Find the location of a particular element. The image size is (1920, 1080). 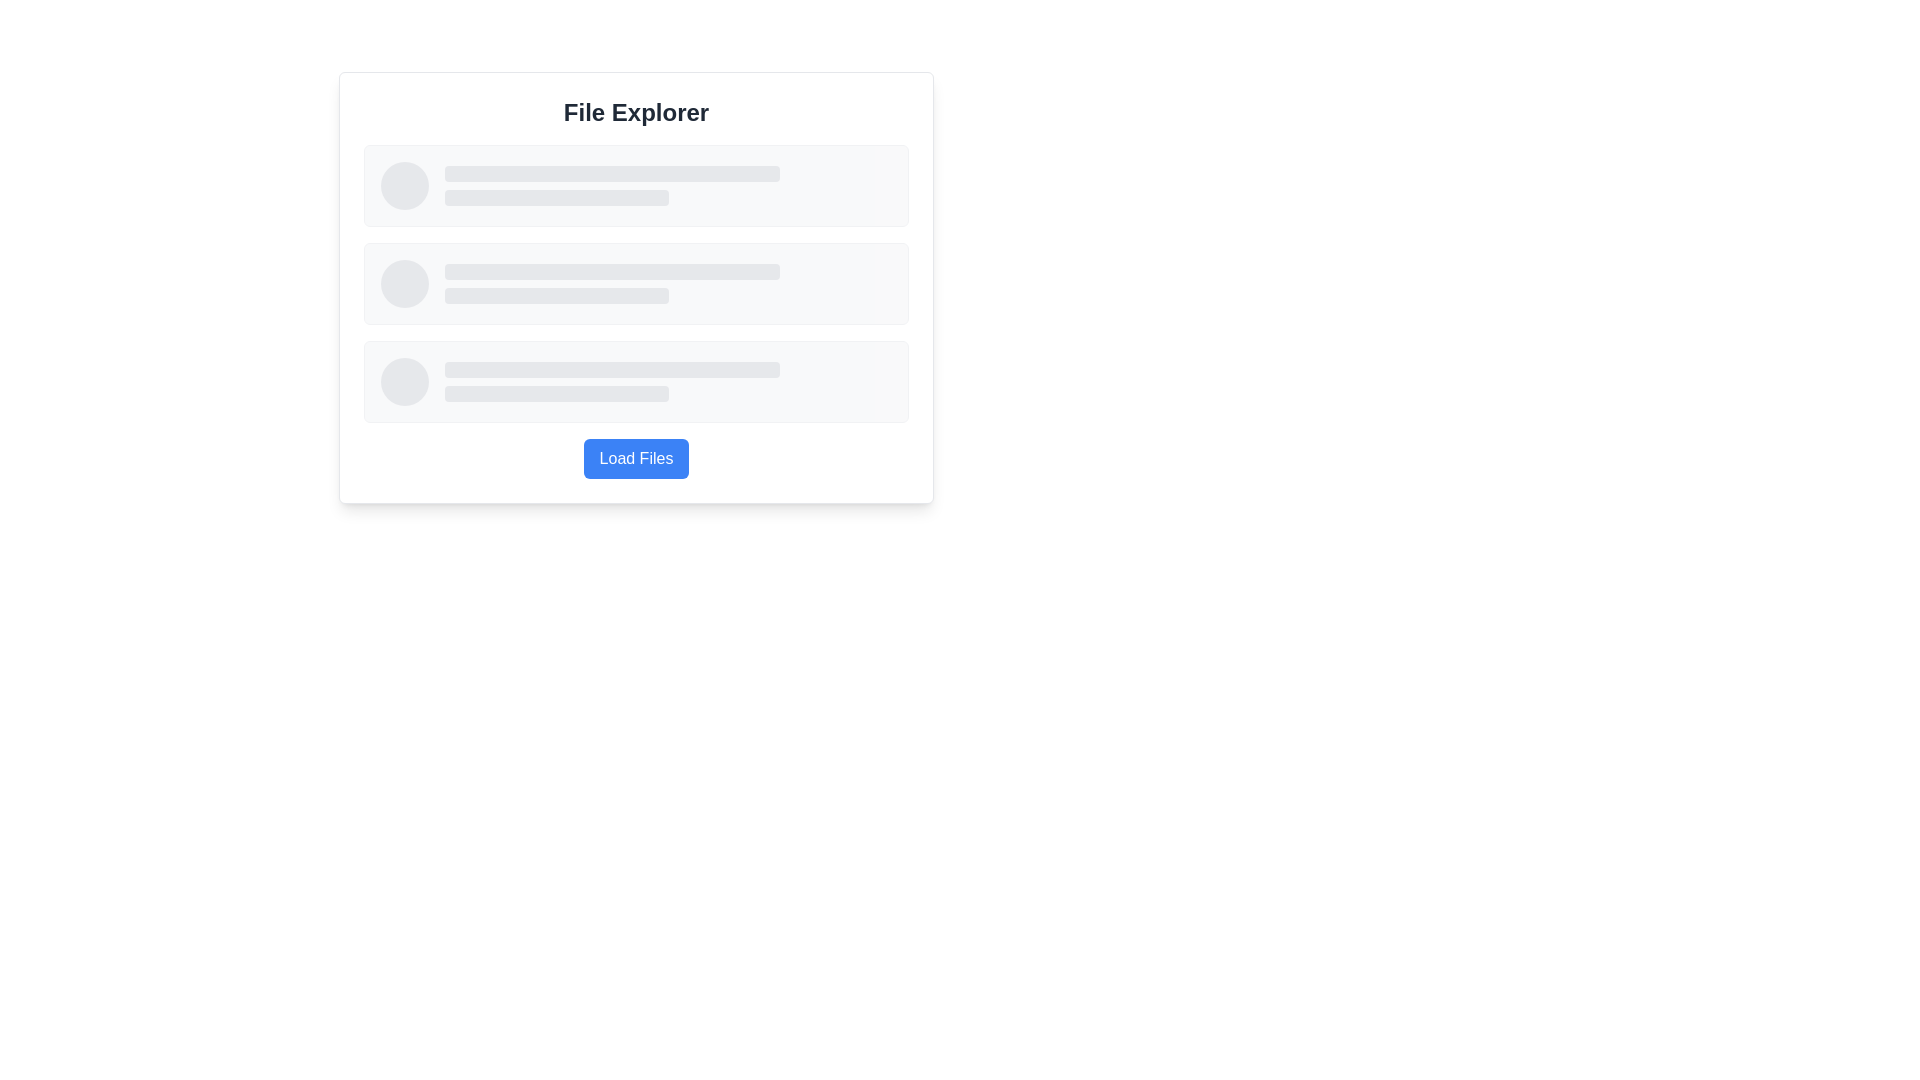

the horizontal rectangular visual placeholder or progress indicator with a light gray background located near the center bottom of the interface is located at coordinates (611, 370).